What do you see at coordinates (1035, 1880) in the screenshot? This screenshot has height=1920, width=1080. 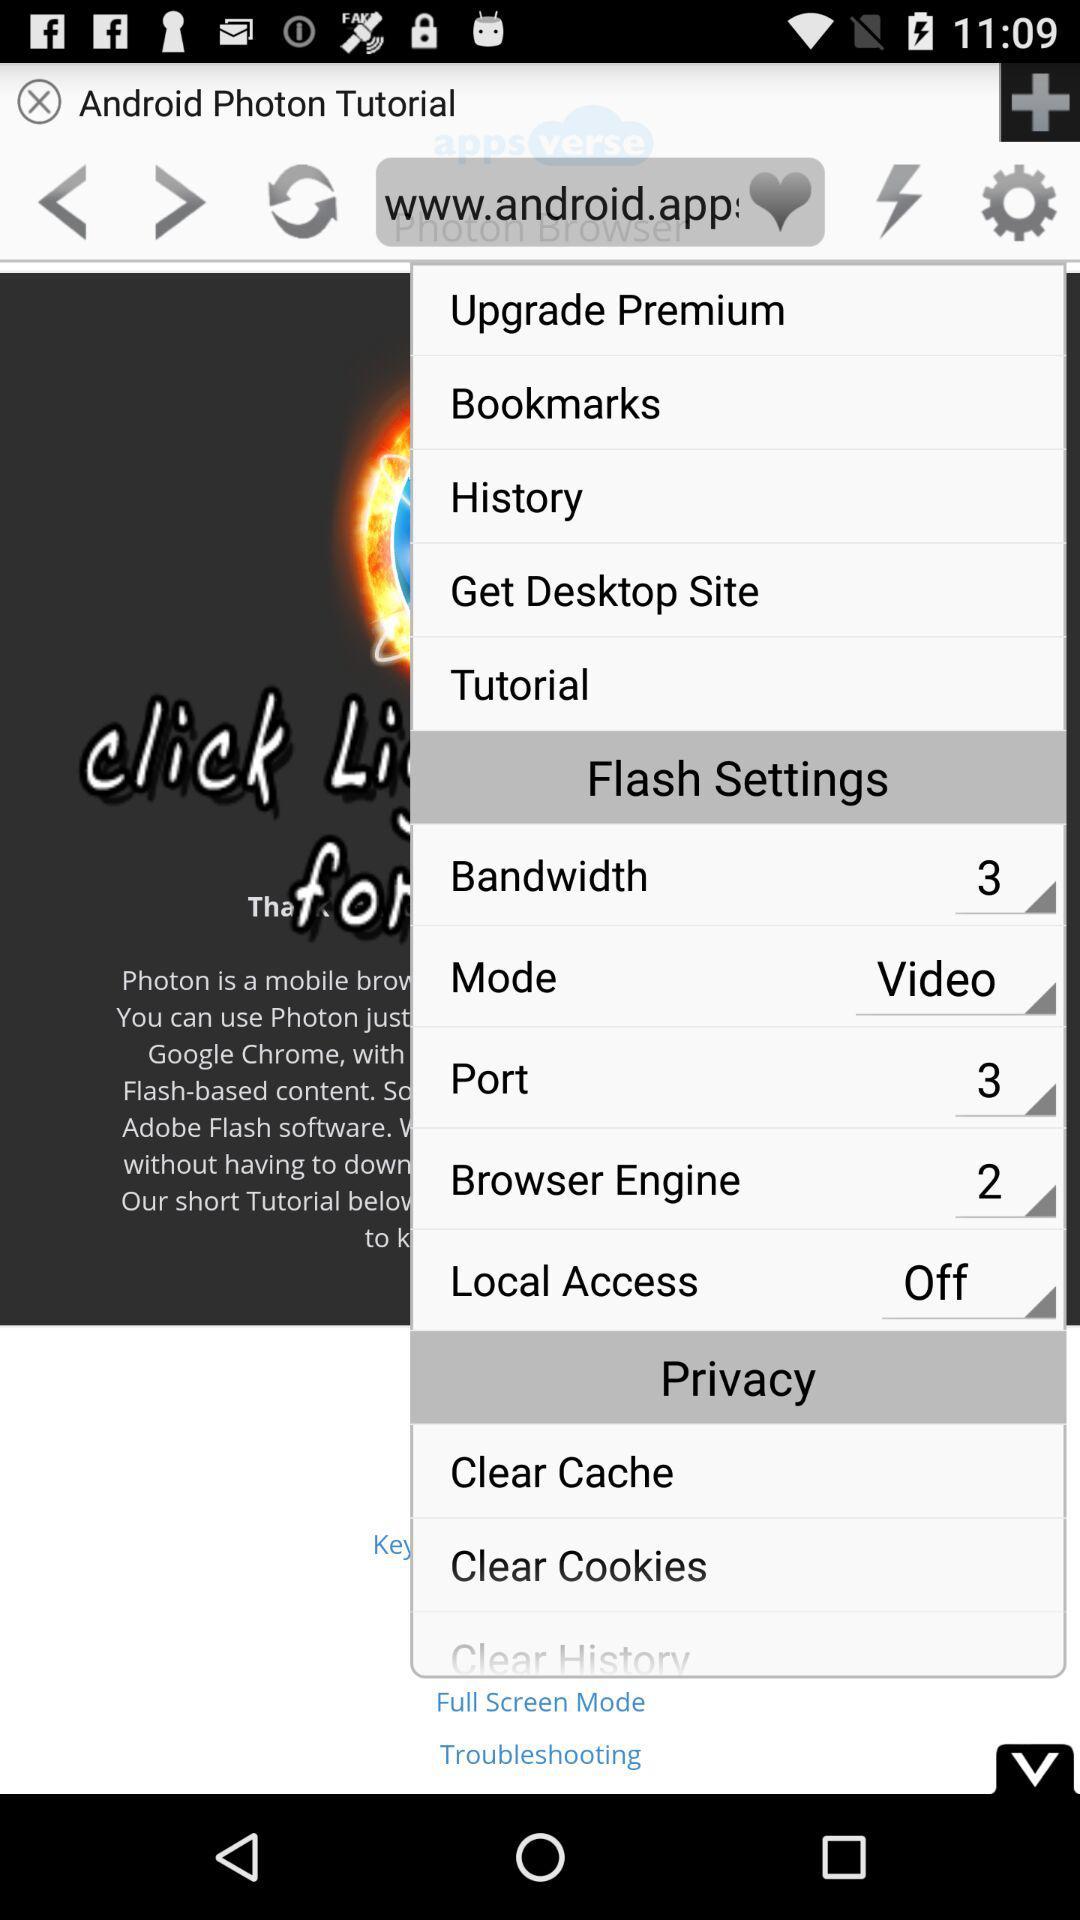 I see `the expand_more icon` at bounding box center [1035, 1880].